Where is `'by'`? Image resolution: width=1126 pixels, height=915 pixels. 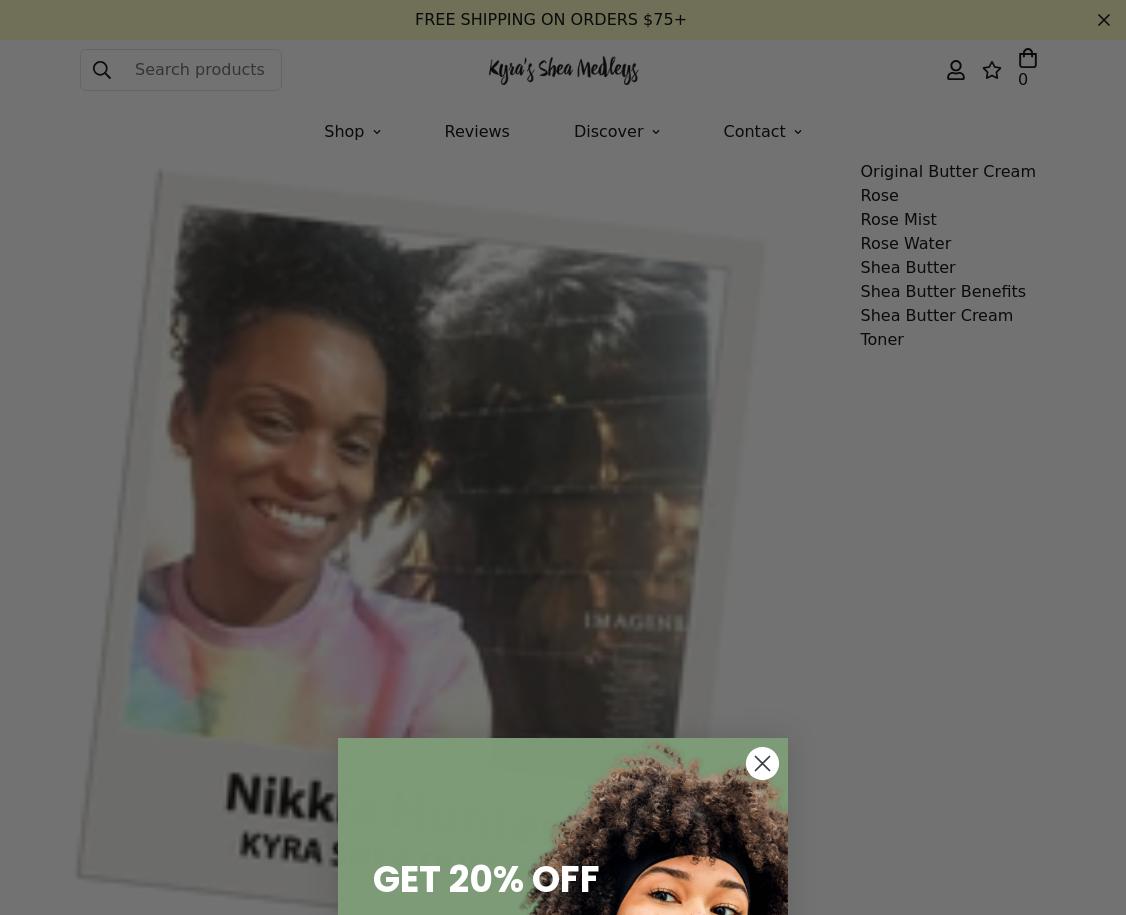 'by' is located at coordinates (292, 111).